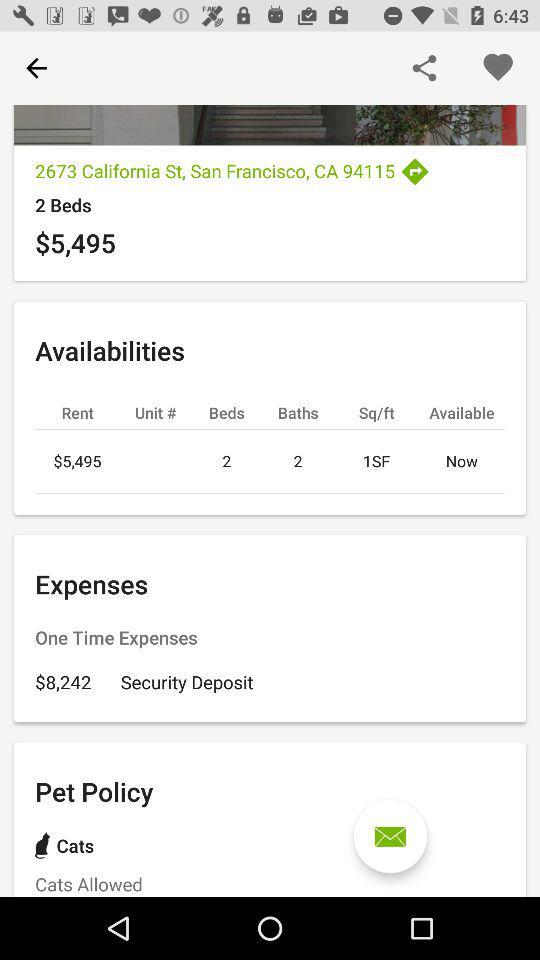 The width and height of the screenshot is (540, 960). I want to click on like the page, so click(496, 68).